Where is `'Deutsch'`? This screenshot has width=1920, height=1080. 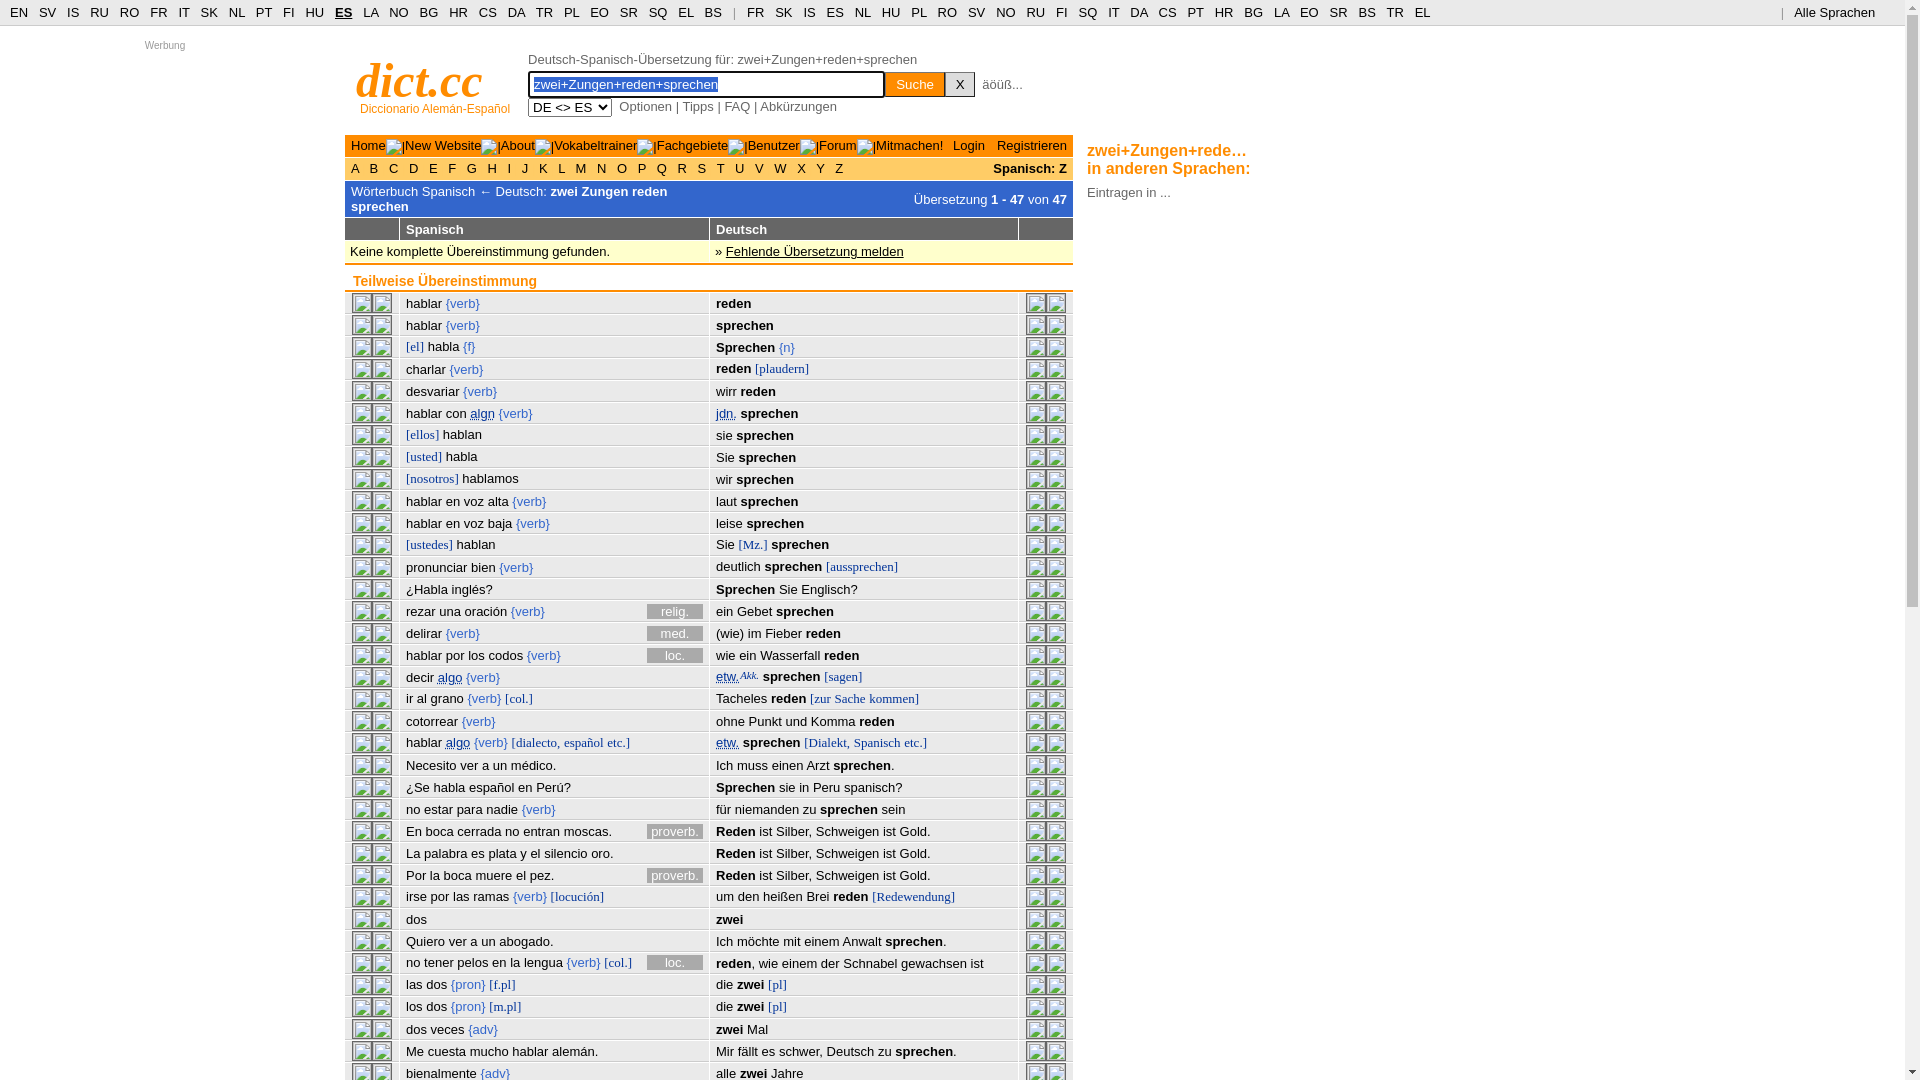
'Deutsch' is located at coordinates (850, 1050).